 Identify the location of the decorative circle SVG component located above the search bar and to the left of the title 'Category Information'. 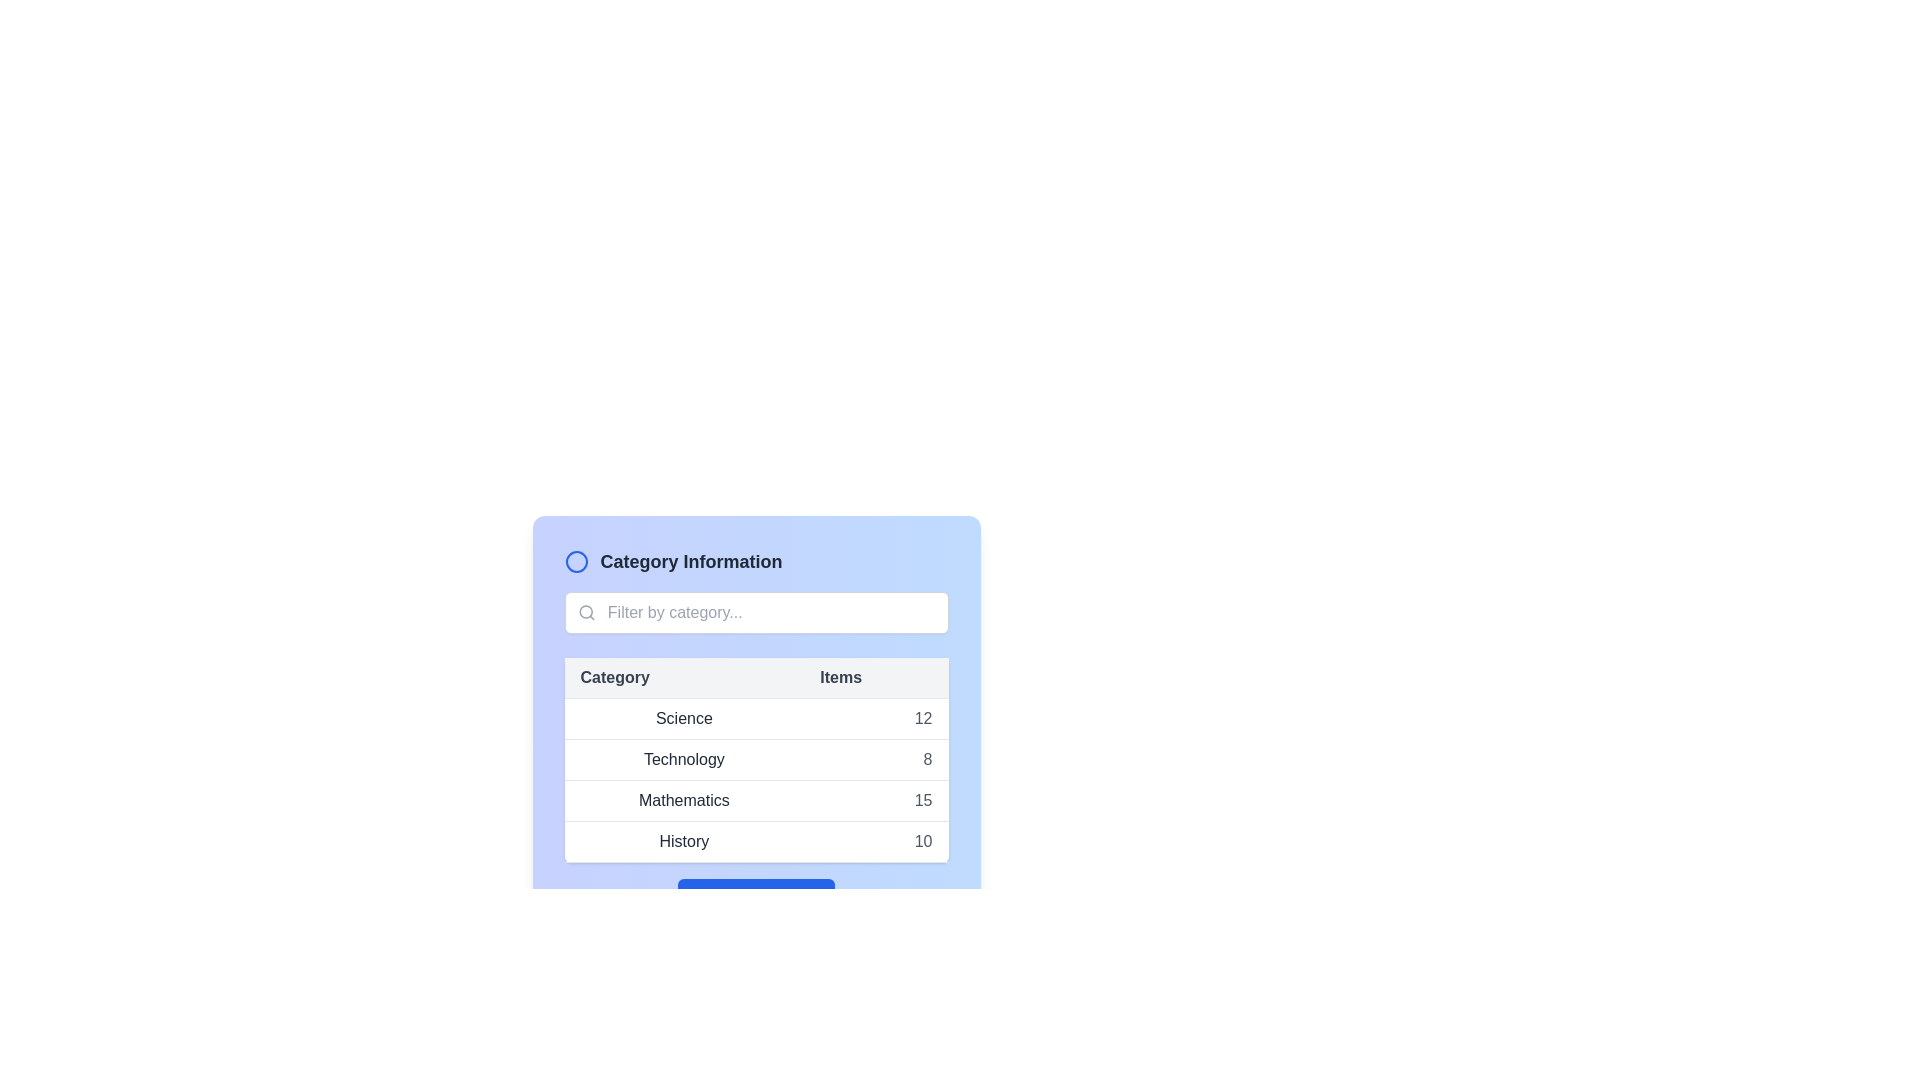
(575, 562).